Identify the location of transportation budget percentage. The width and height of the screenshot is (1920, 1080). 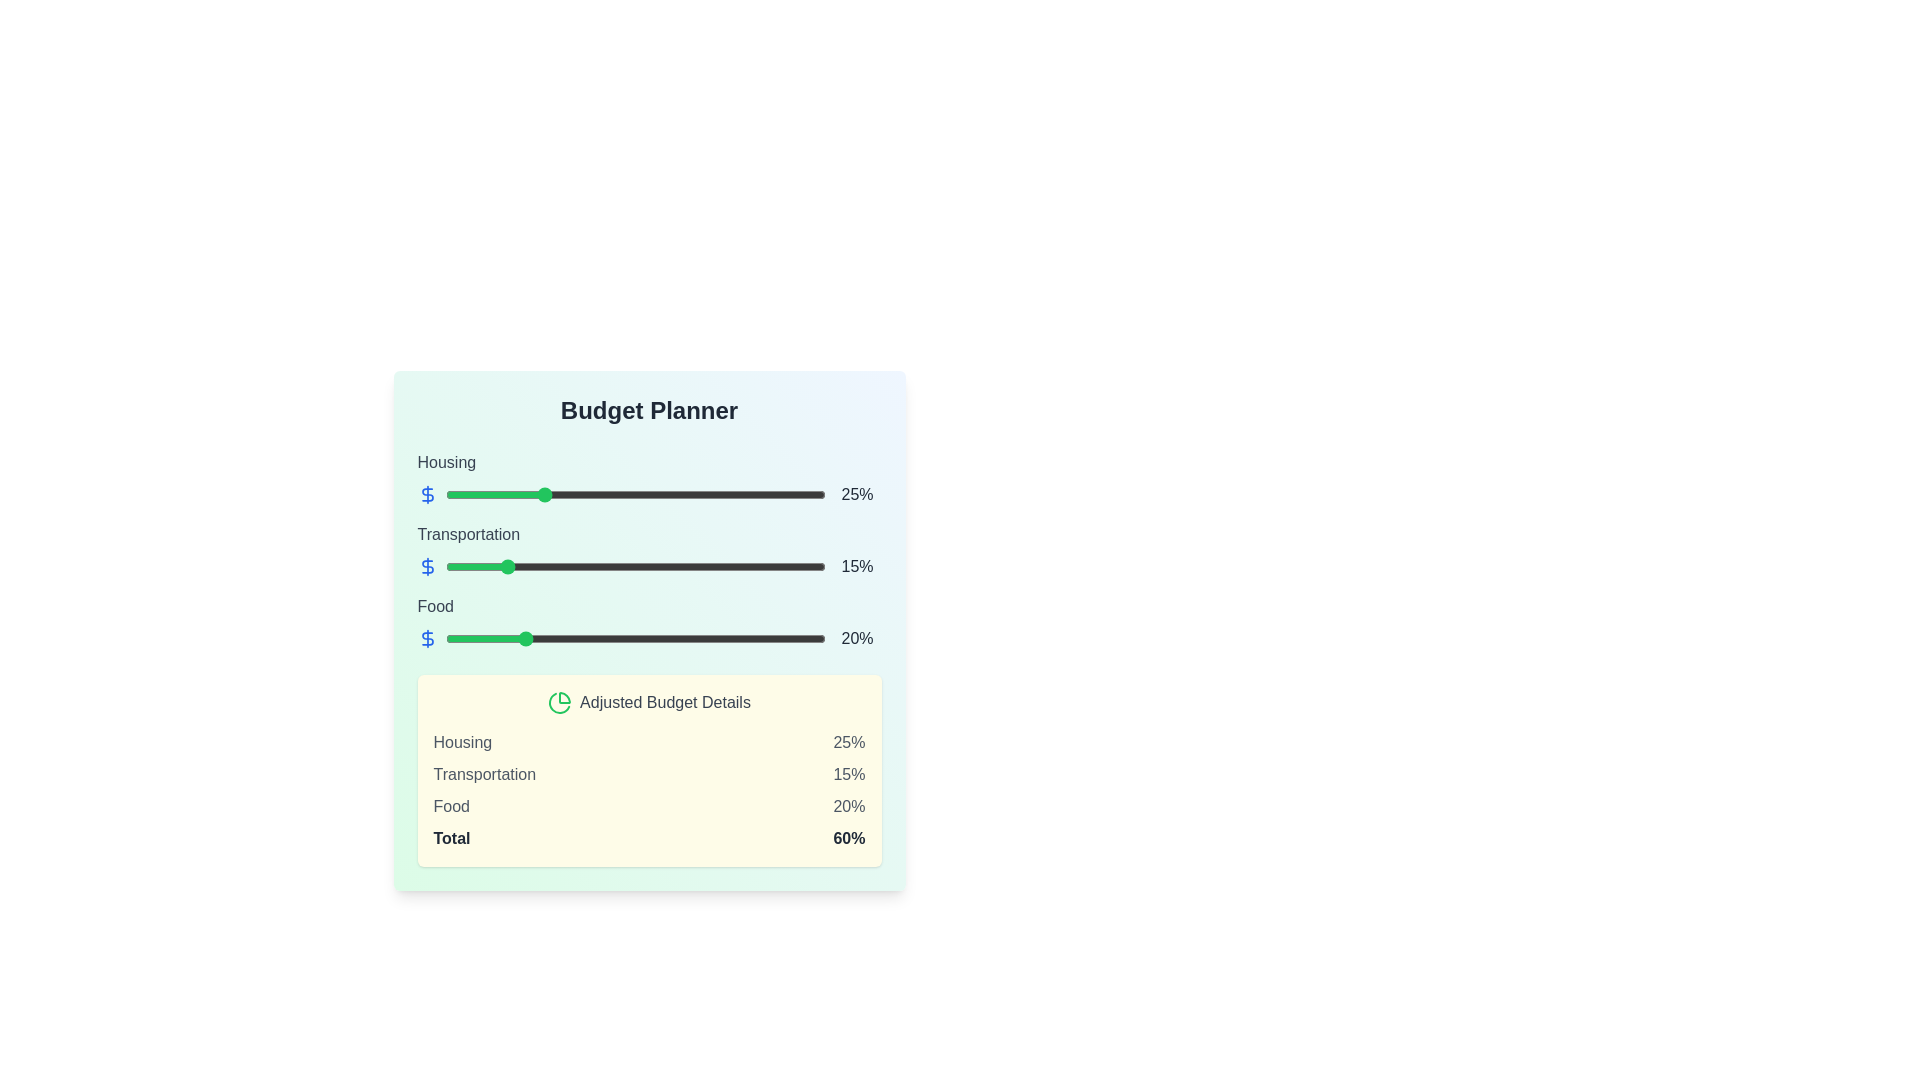
(483, 567).